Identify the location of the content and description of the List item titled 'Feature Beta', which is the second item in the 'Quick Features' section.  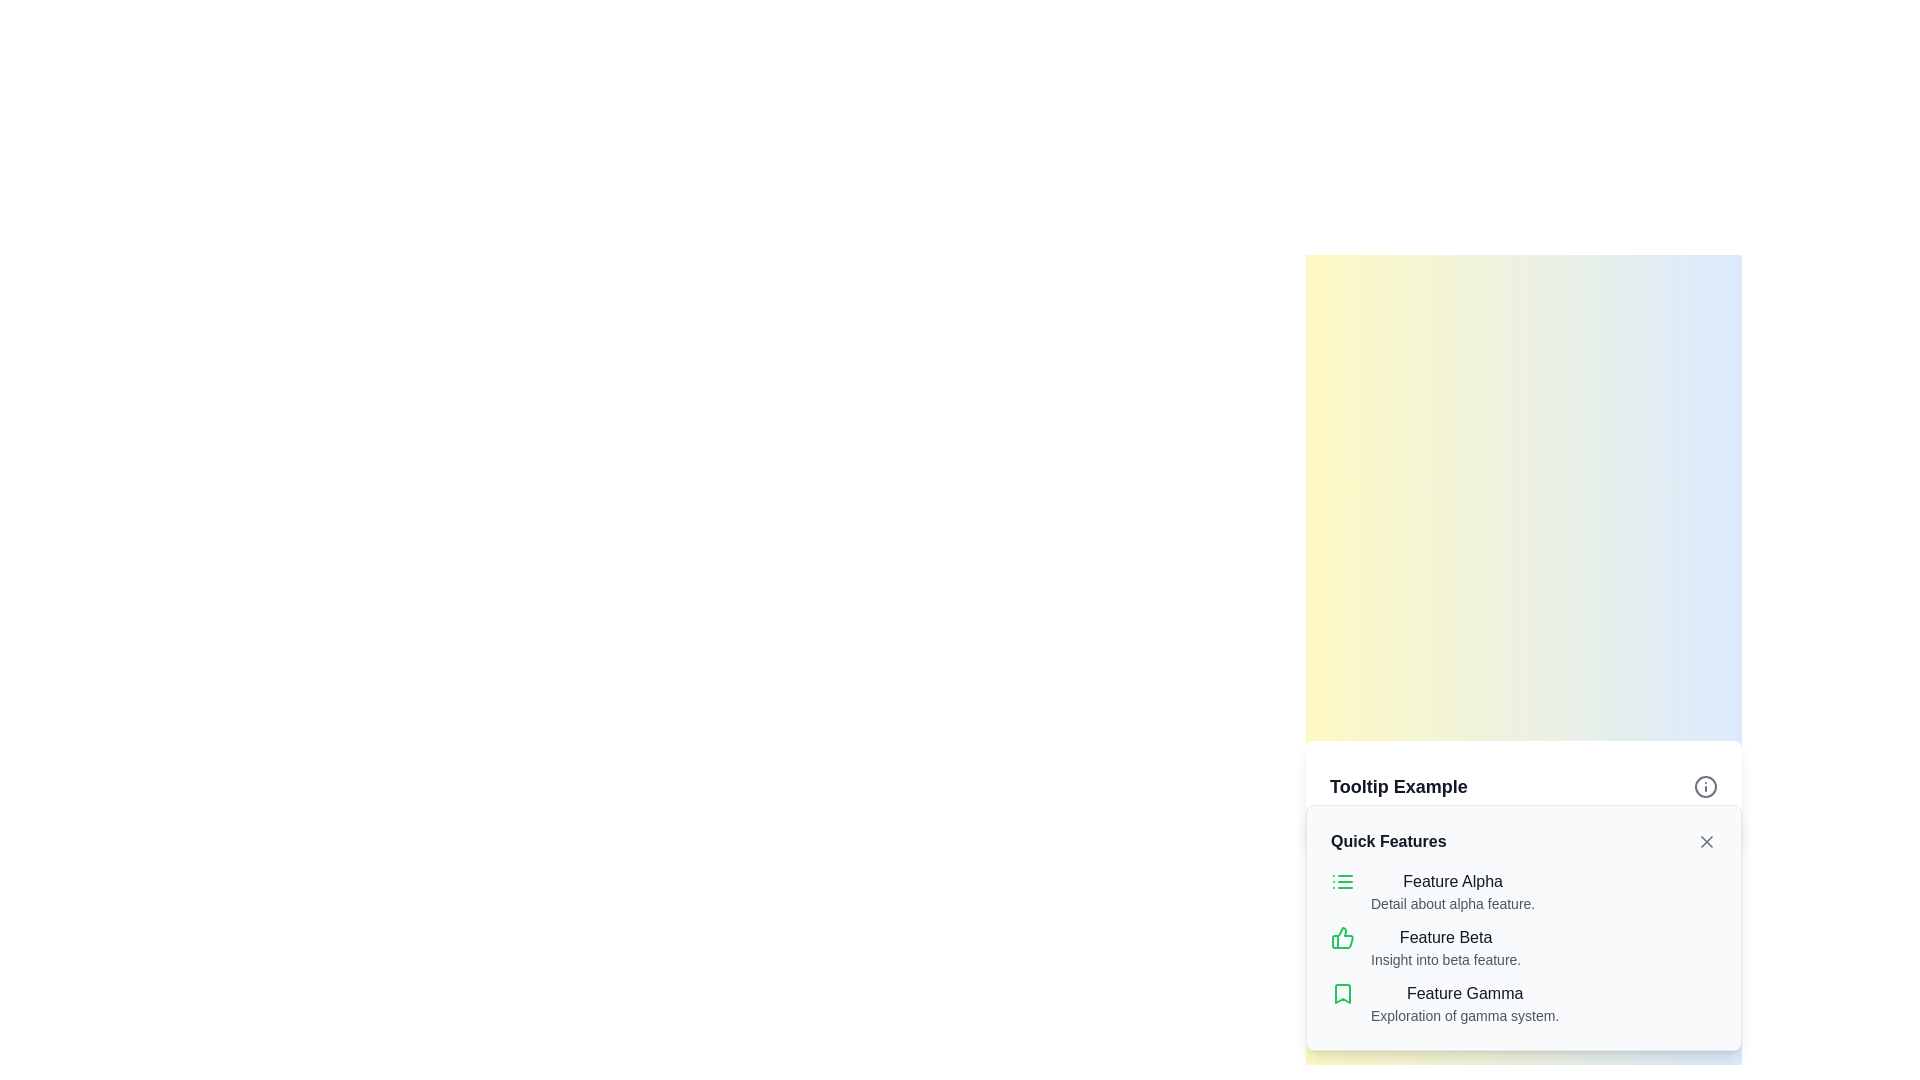
(1522, 947).